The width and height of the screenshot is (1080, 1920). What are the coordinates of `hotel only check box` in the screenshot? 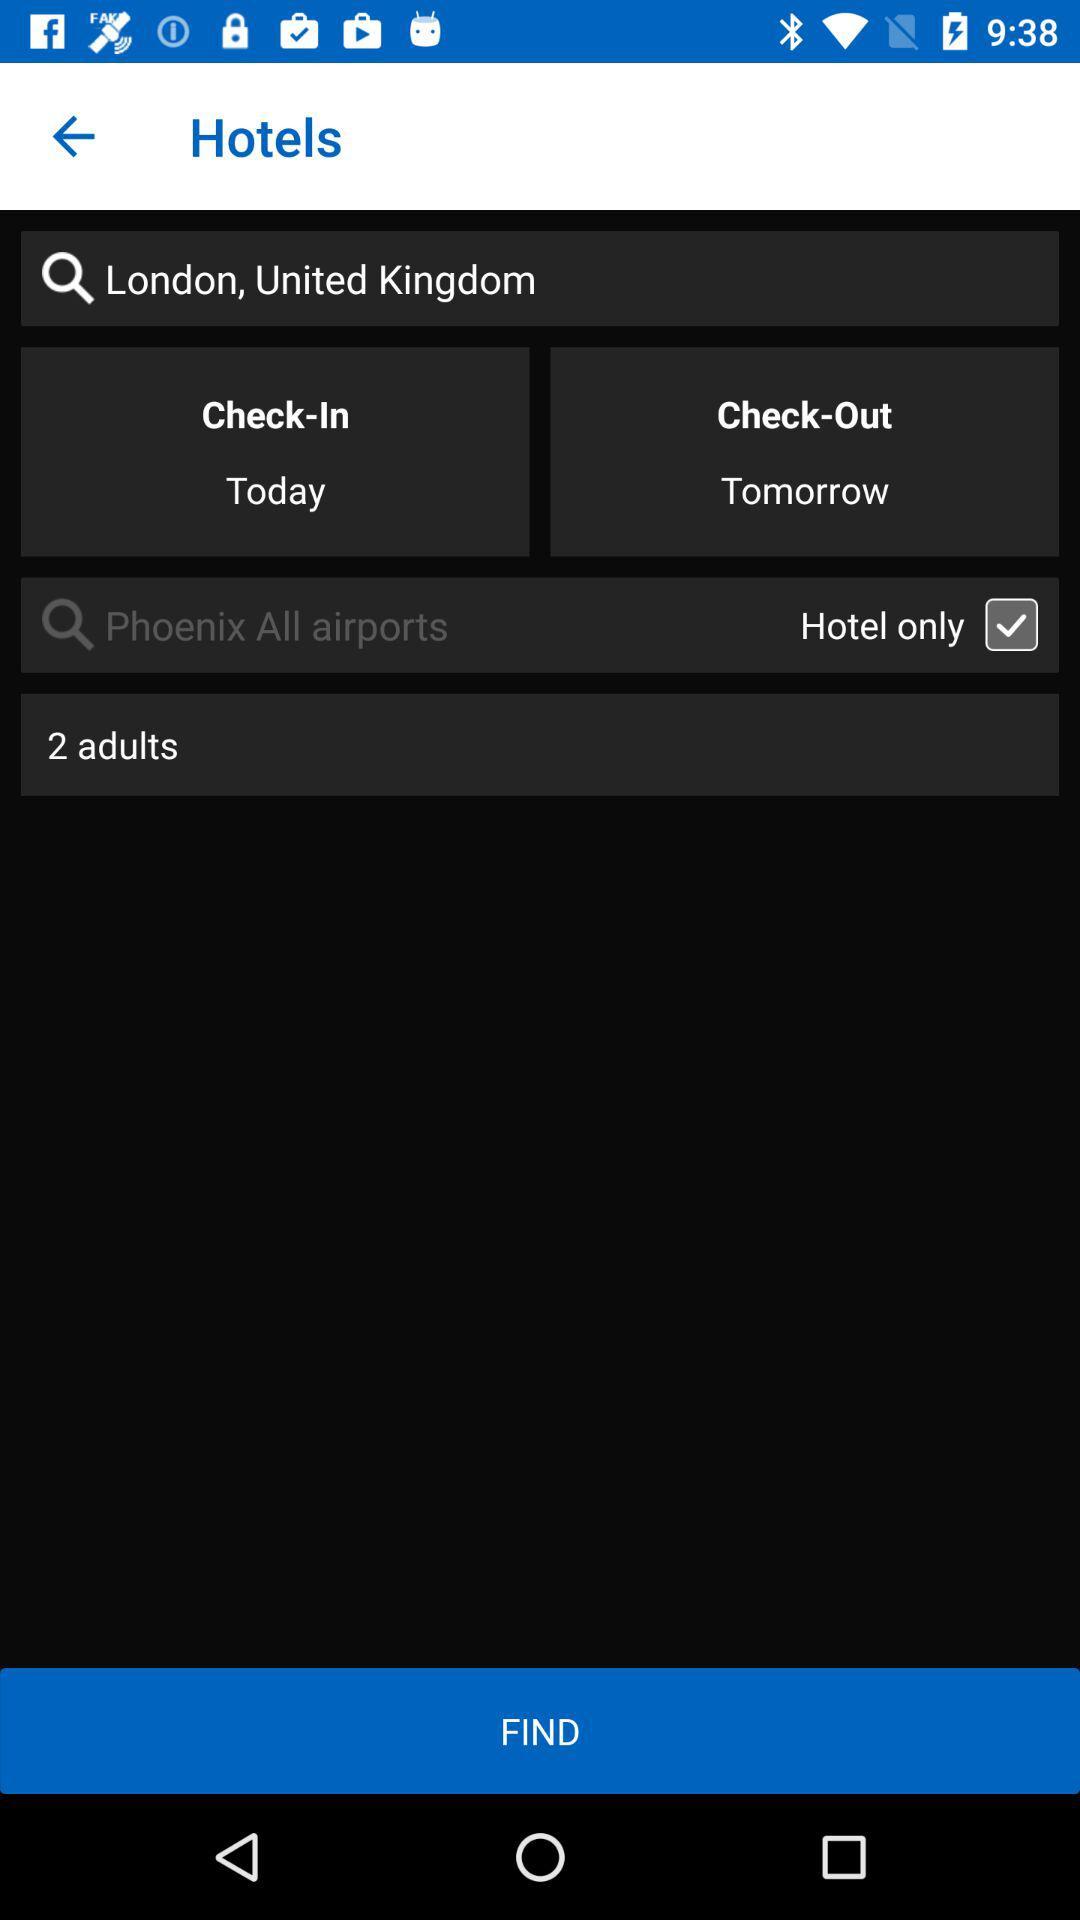 It's located at (1011, 623).